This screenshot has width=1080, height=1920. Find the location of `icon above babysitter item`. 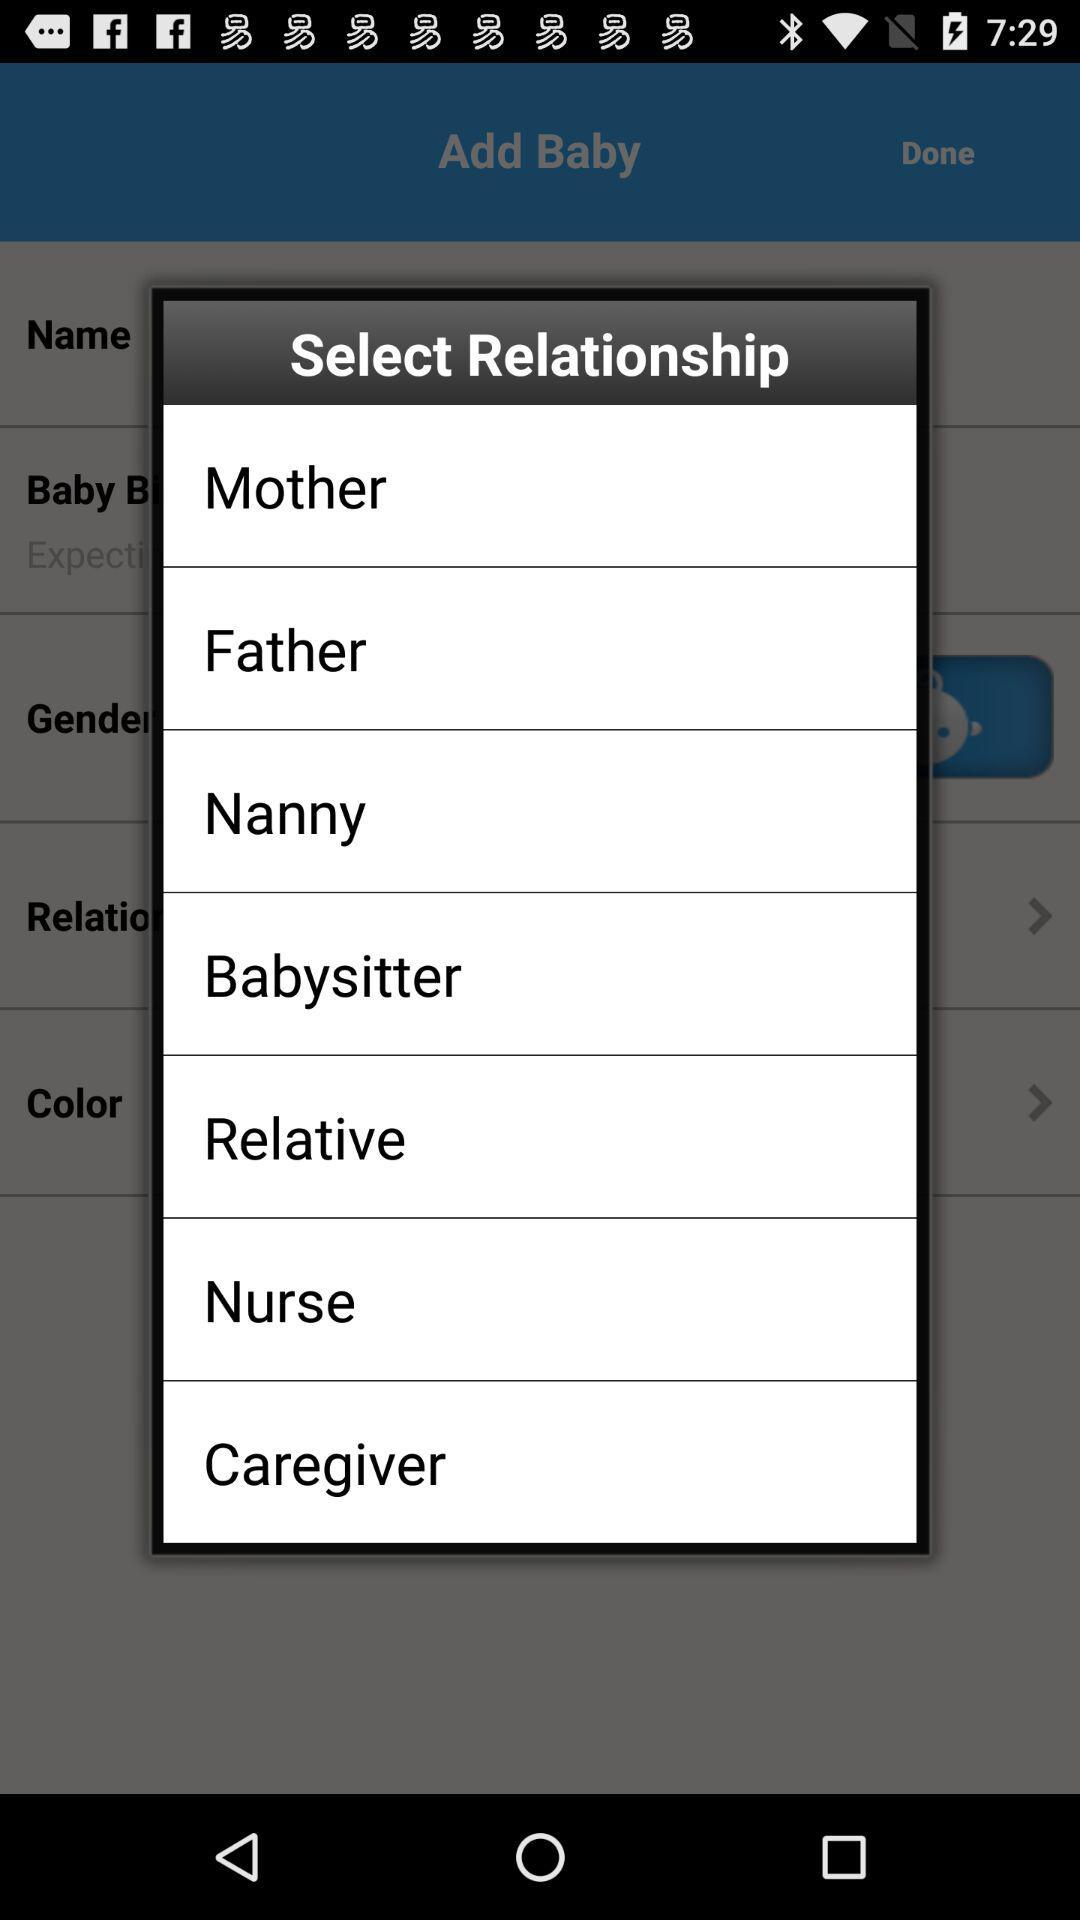

icon above babysitter item is located at coordinates (284, 811).